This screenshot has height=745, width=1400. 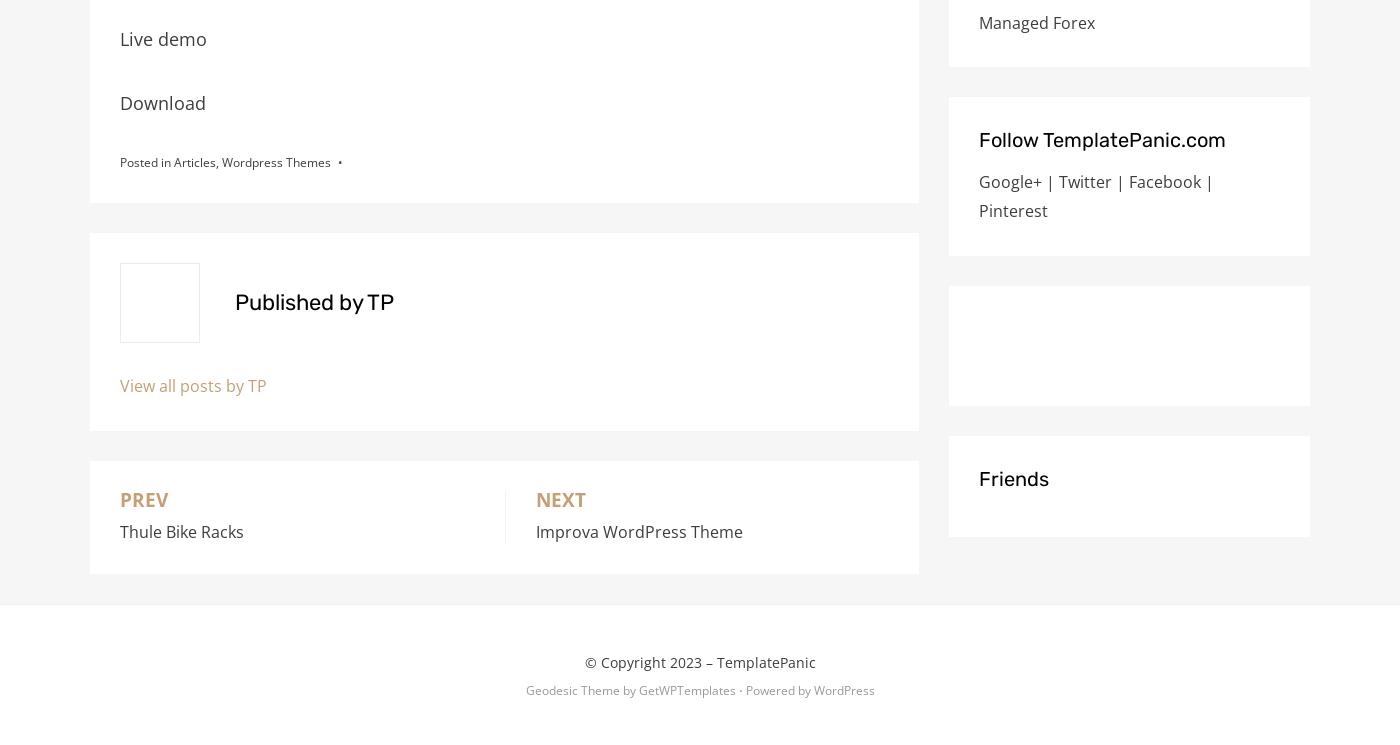 I want to click on 'Powered by', so click(x=777, y=689).